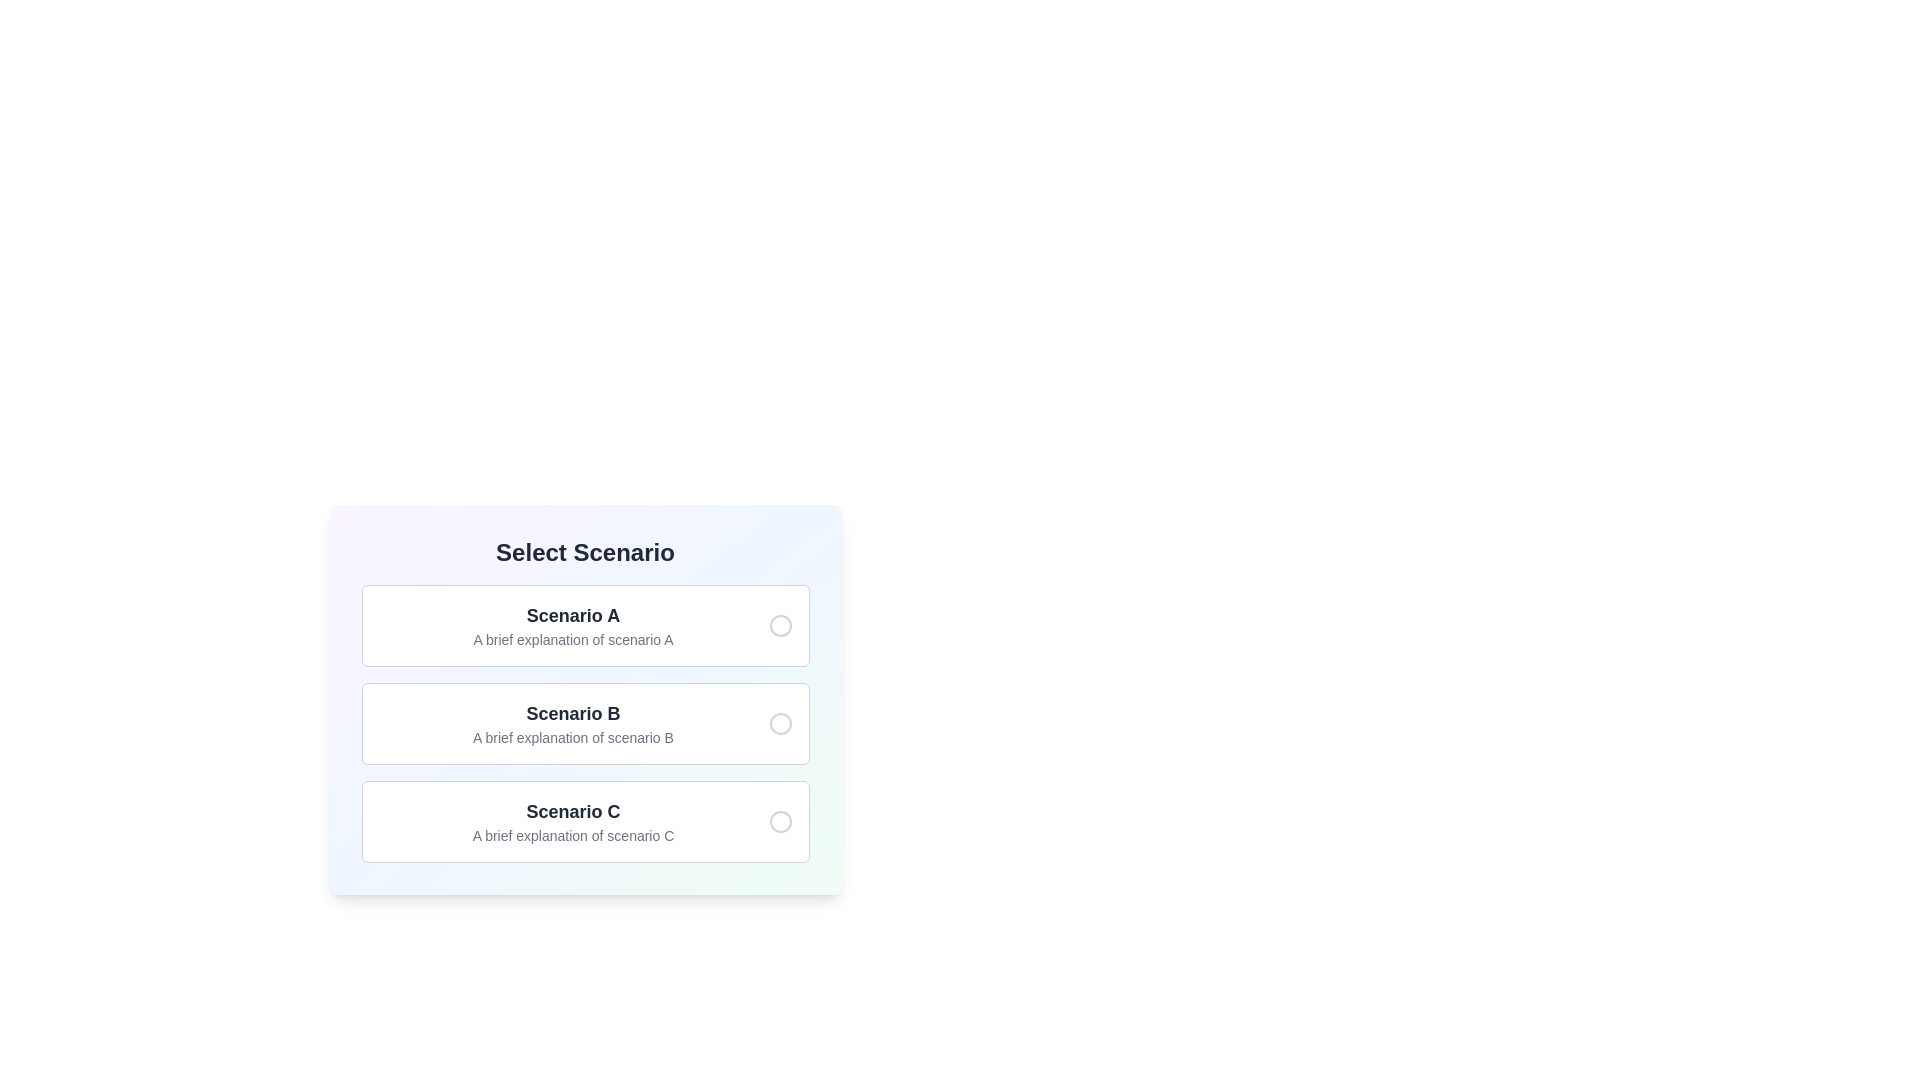 The image size is (1920, 1080). What do you see at coordinates (572, 624) in the screenshot?
I see `the text-based selectable element titled 'Scenario A', which features a bold title and a brief explanation` at bounding box center [572, 624].